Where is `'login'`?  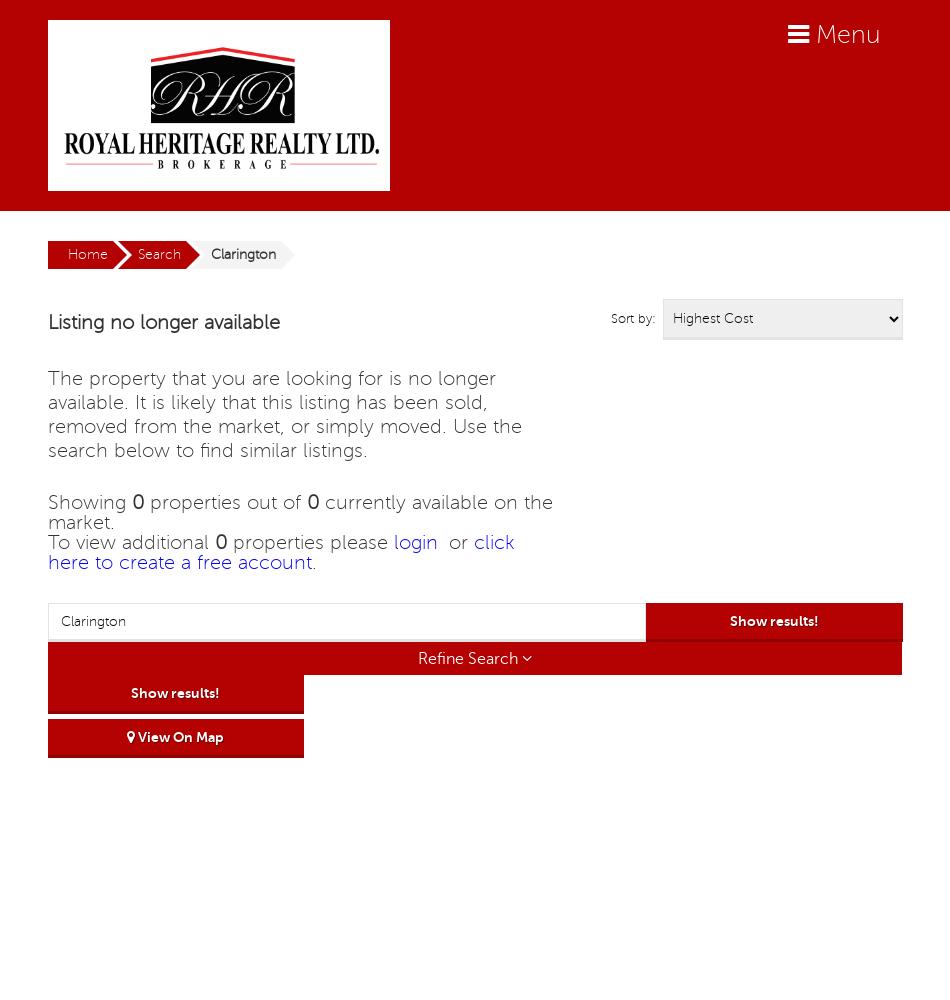 'login' is located at coordinates (413, 543).